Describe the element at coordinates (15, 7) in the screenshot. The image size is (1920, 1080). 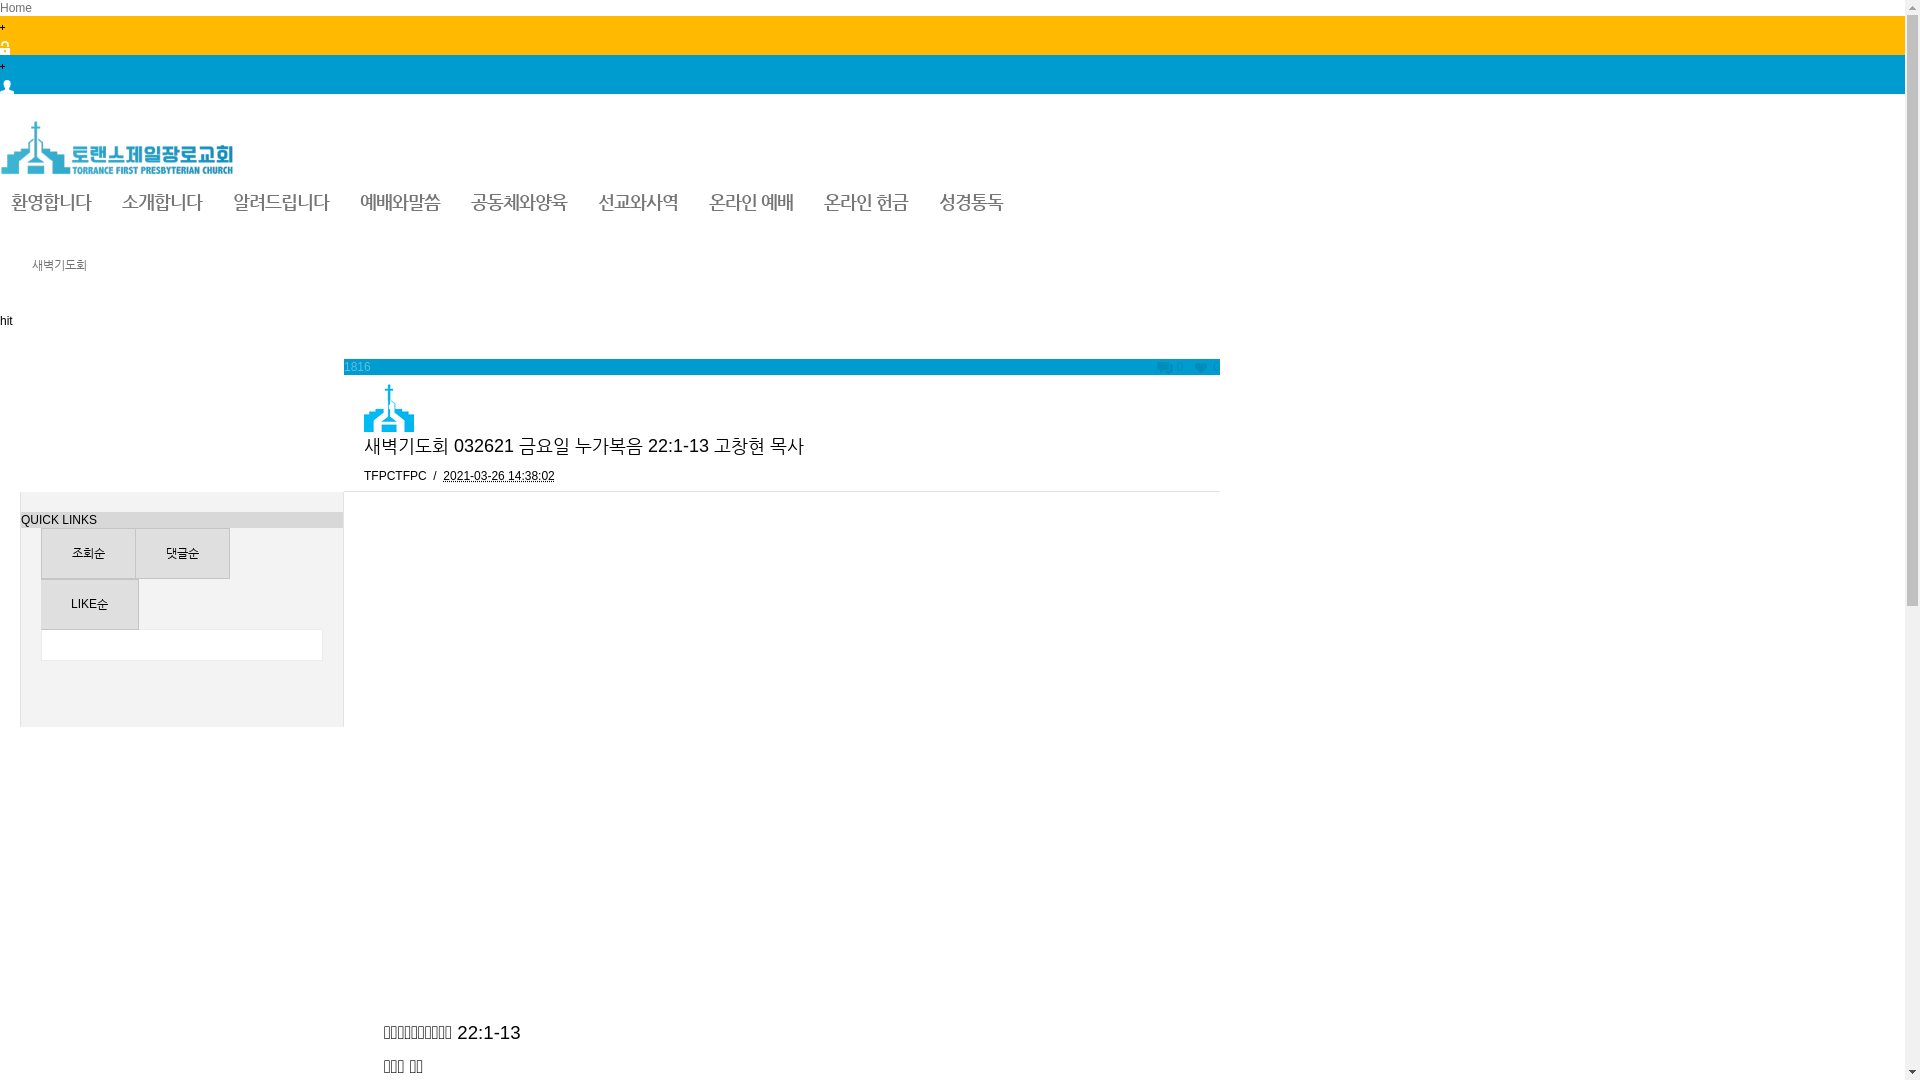
I see `'Home'` at that location.